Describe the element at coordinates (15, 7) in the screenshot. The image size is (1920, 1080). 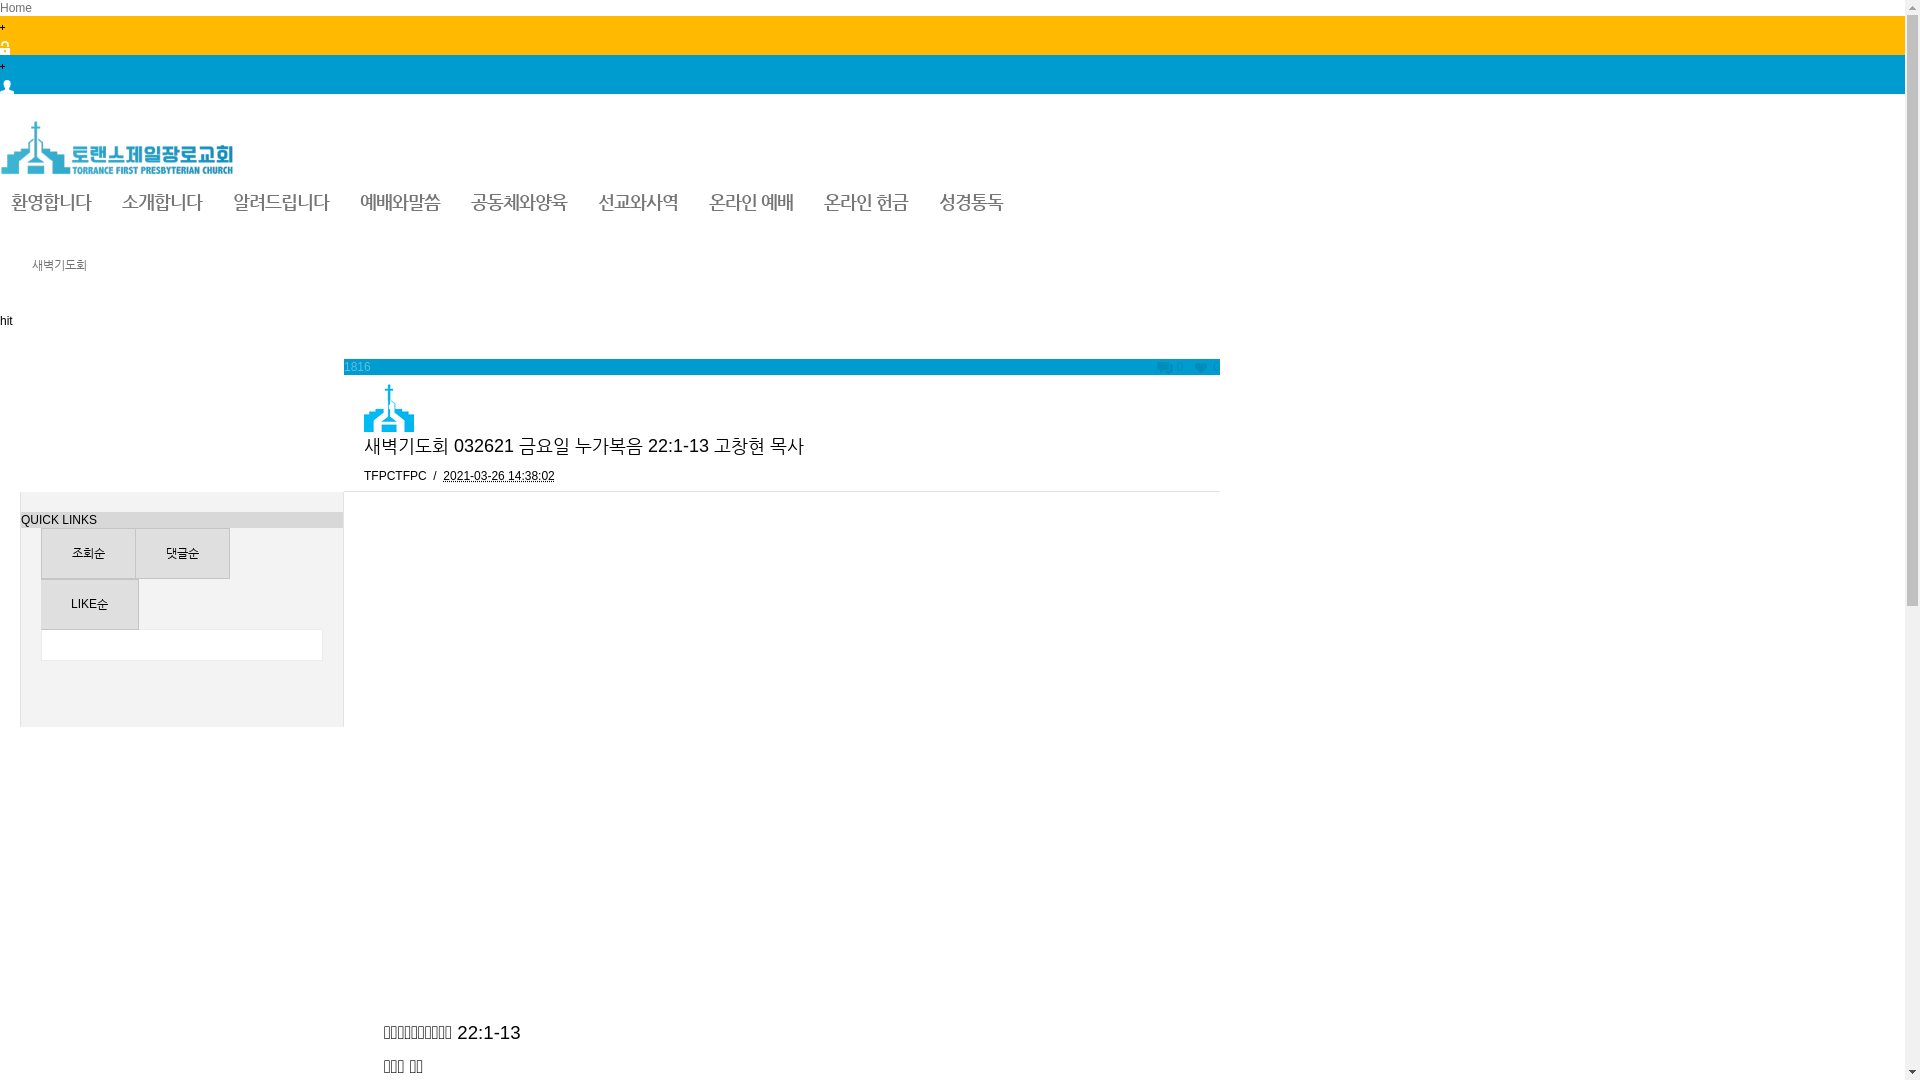
I see `'Home'` at that location.